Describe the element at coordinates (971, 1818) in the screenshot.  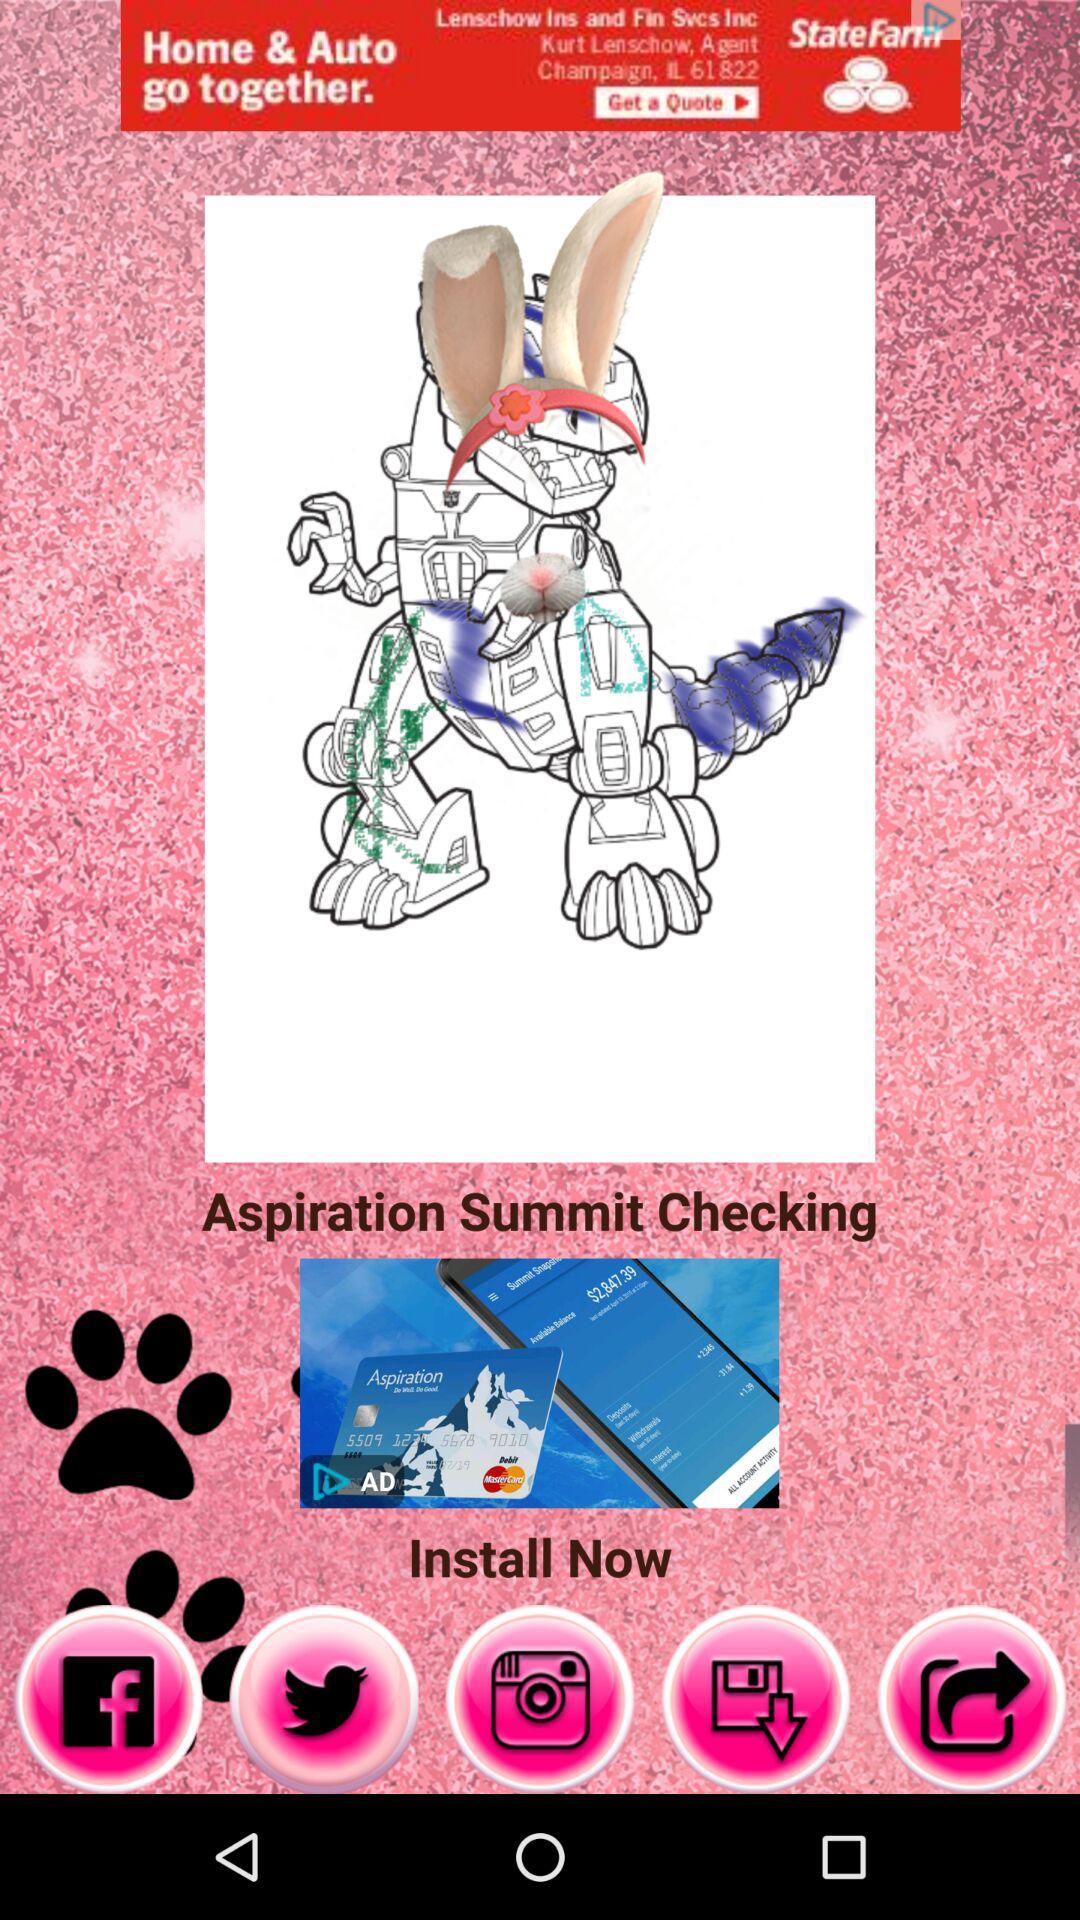
I see `the share icon` at that location.